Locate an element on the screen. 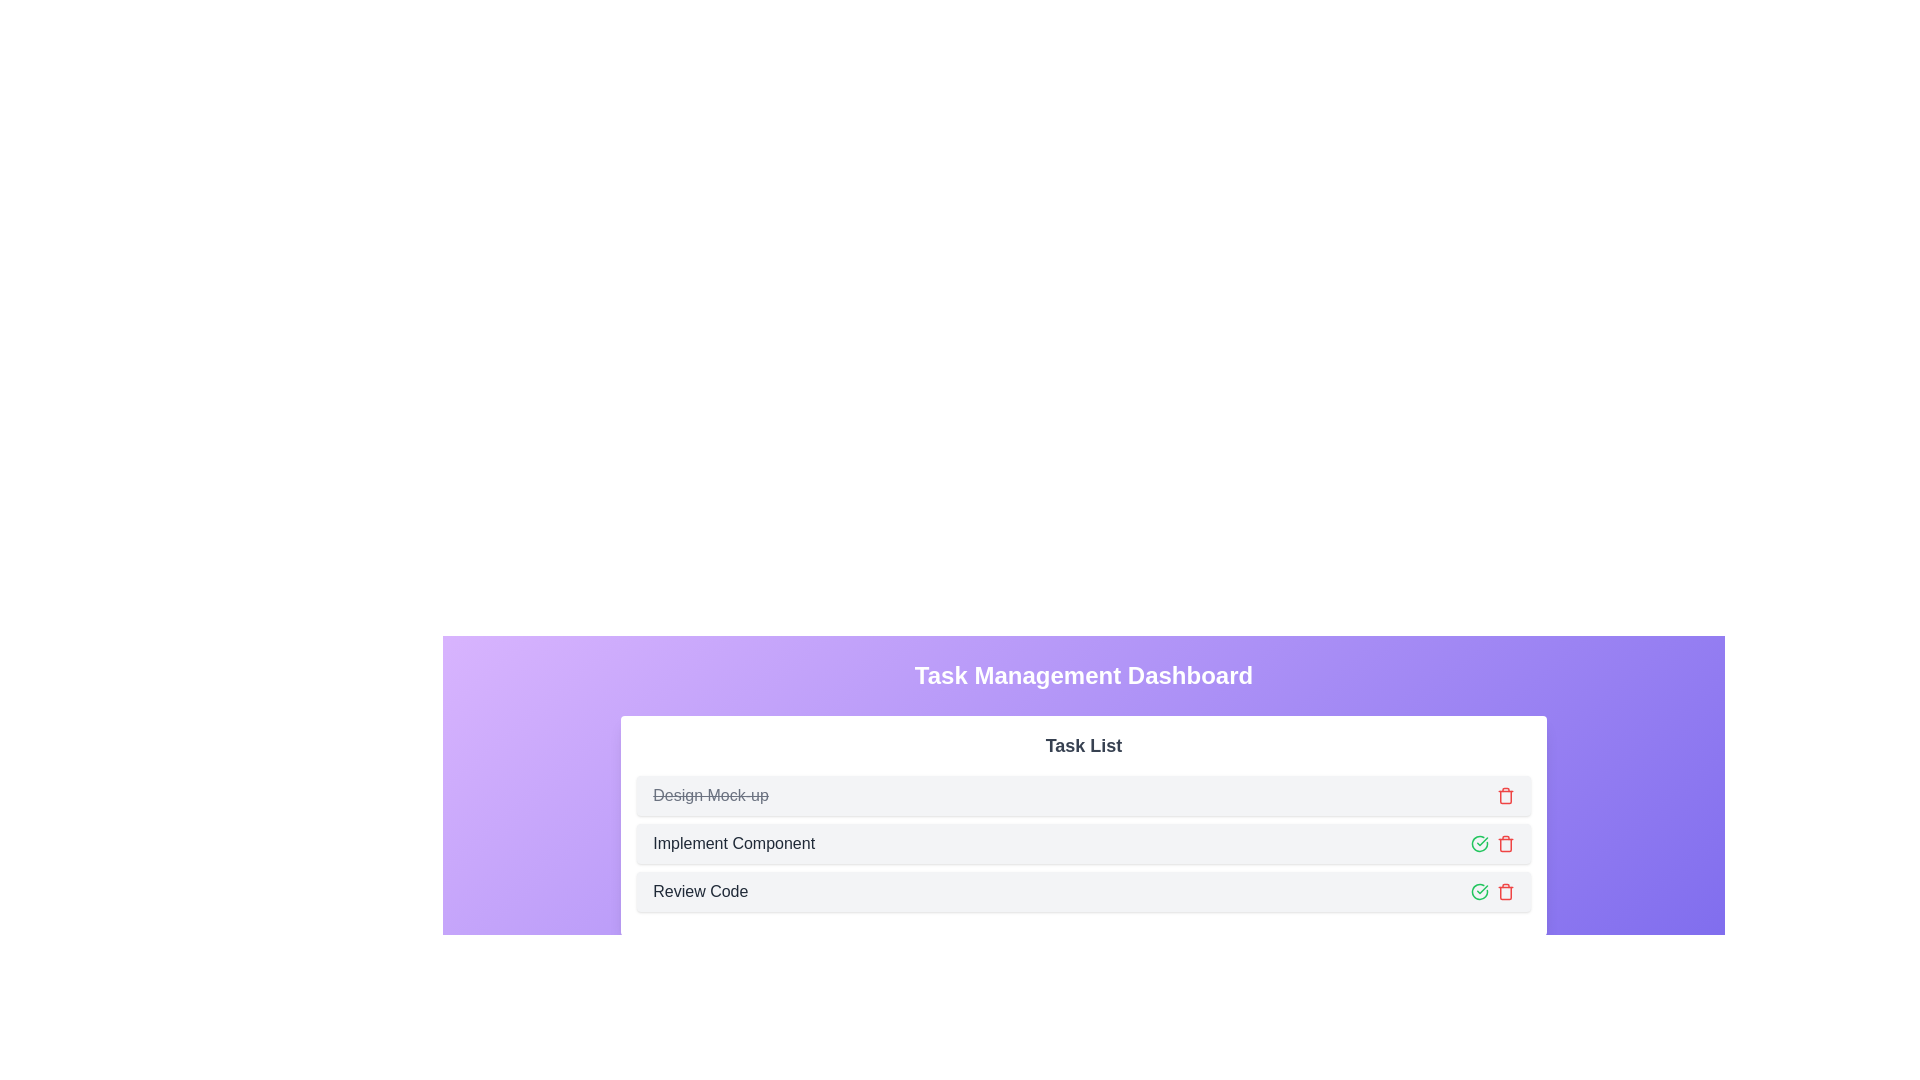 This screenshot has width=1920, height=1080. the circular button with a green border and checkmark inside to mark the task as completed is located at coordinates (1479, 890).